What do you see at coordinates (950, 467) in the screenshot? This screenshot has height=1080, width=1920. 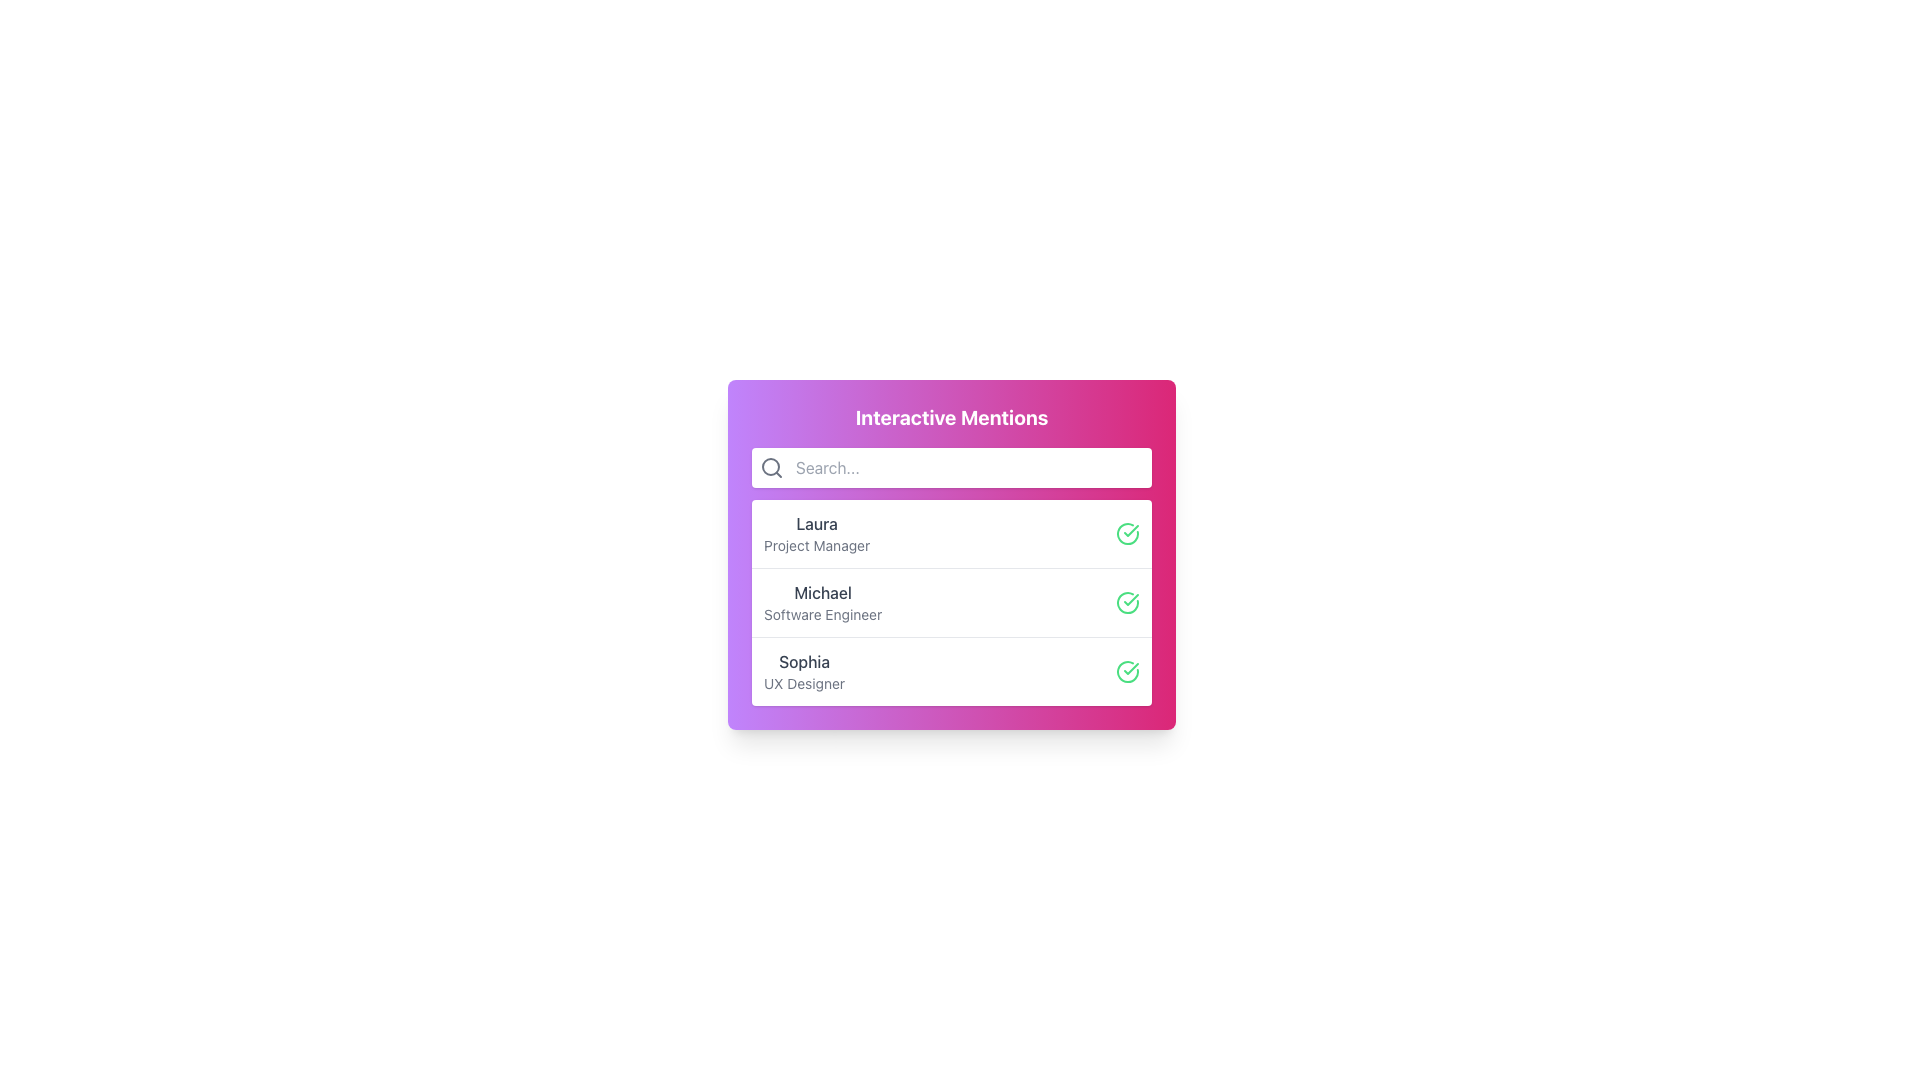 I see `the Search bar located under the title 'Interactive Mentions' to focus the input` at bounding box center [950, 467].